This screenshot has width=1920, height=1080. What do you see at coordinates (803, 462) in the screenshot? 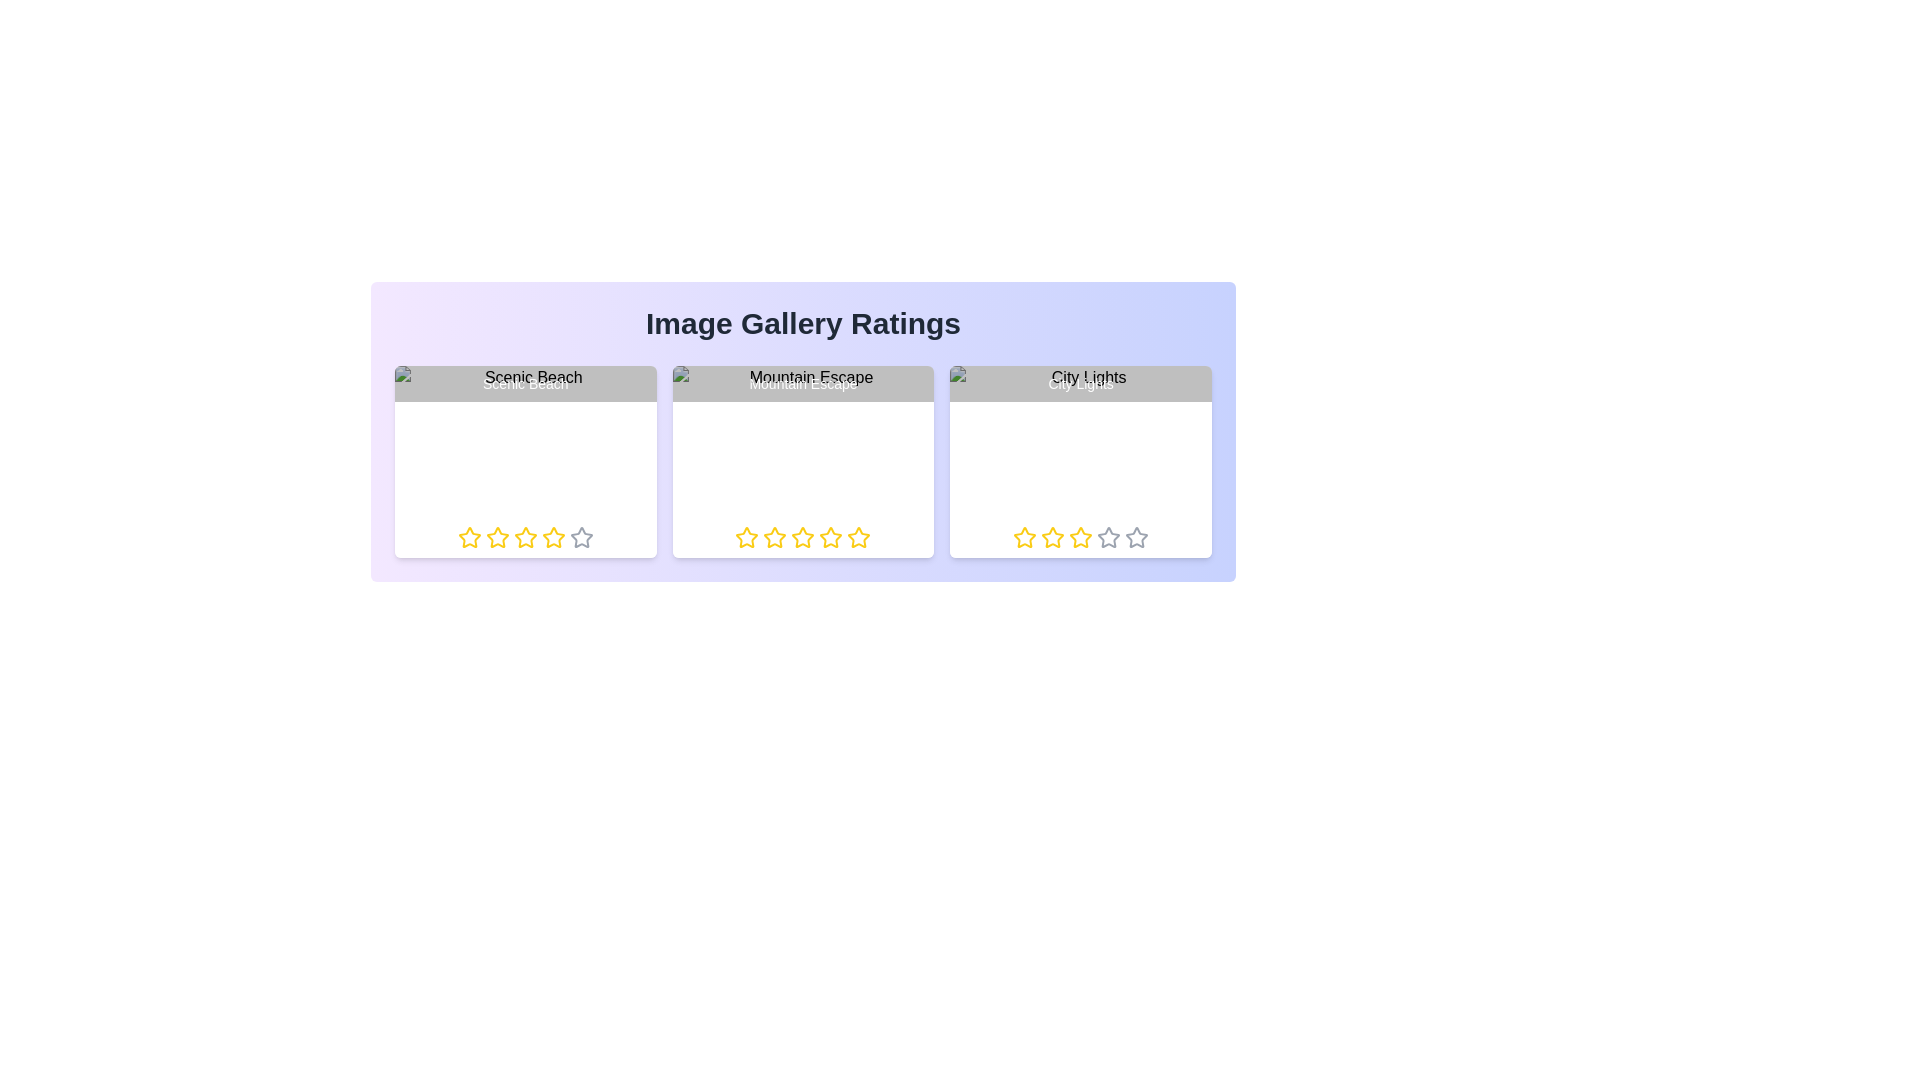
I see `the image titled Mountain Escape to view its details` at bounding box center [803, 462].